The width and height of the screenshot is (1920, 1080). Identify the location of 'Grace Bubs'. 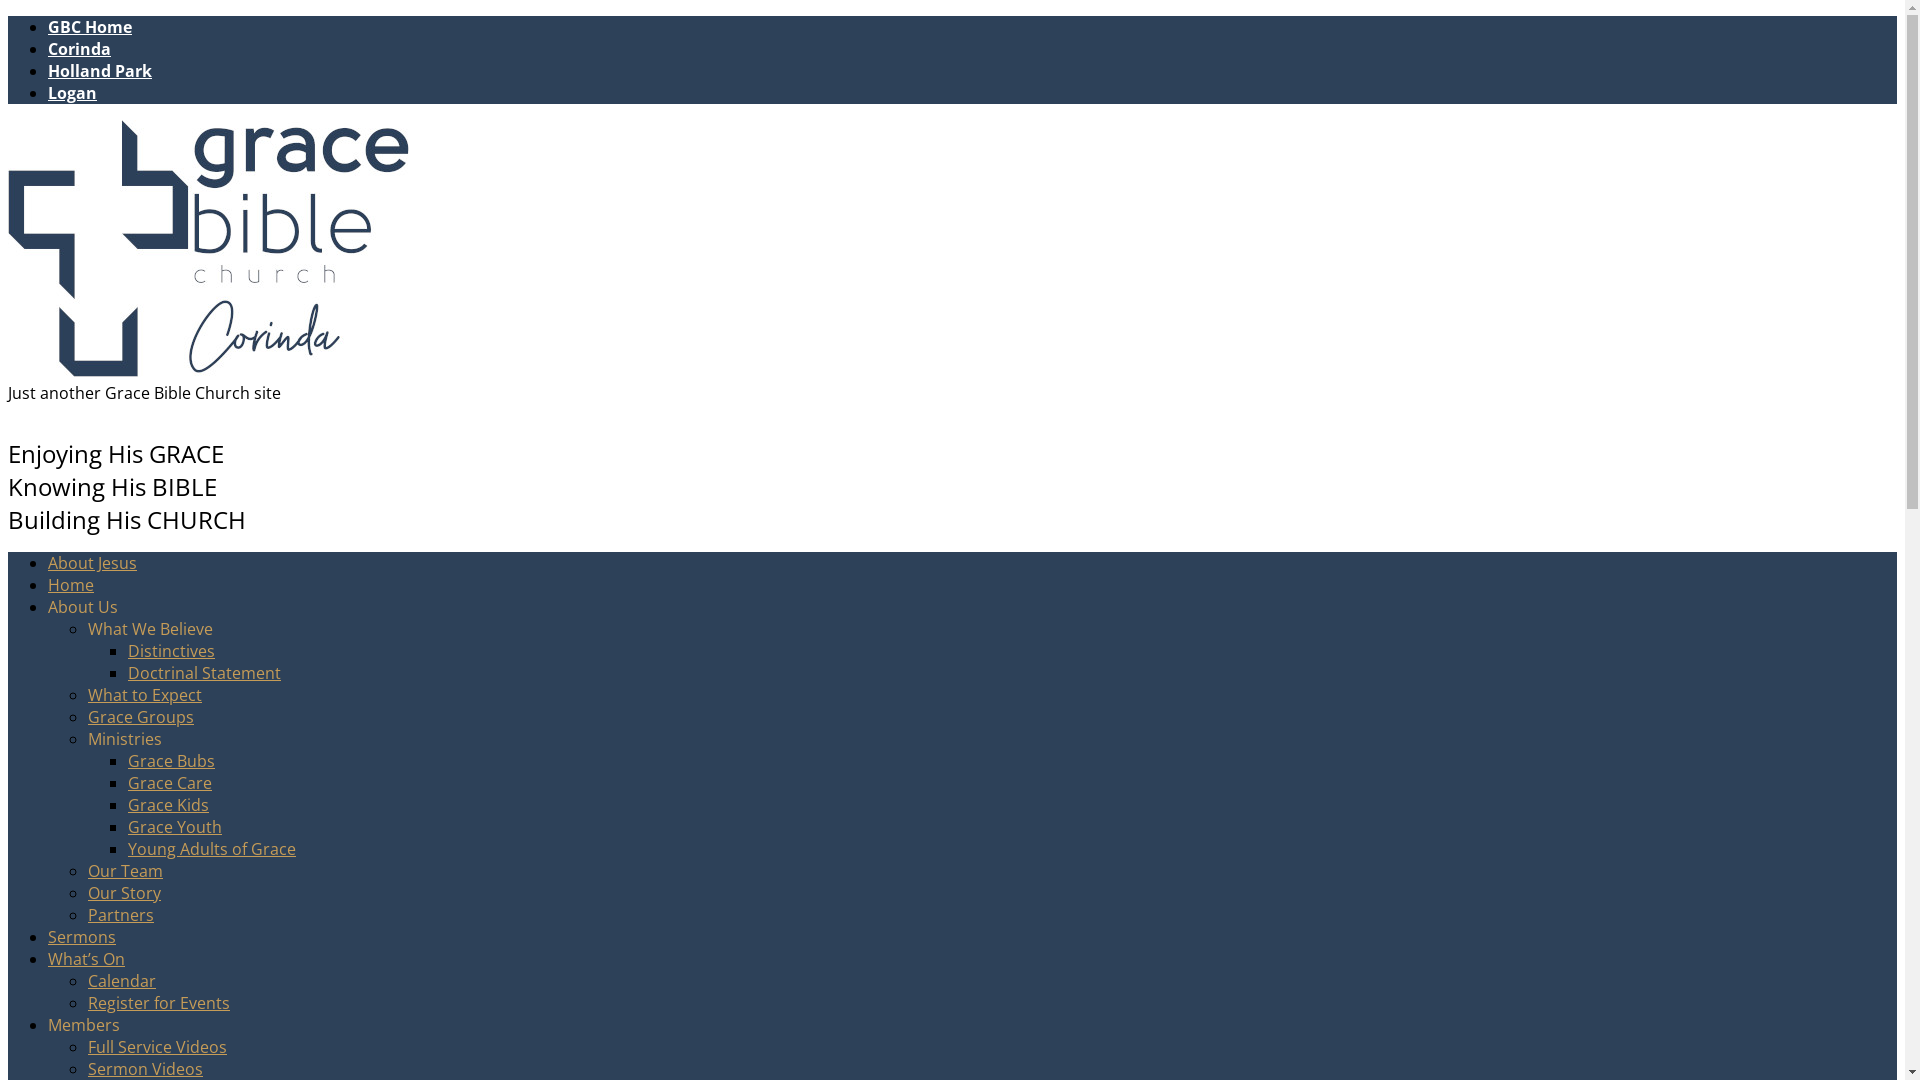
(171, 760).